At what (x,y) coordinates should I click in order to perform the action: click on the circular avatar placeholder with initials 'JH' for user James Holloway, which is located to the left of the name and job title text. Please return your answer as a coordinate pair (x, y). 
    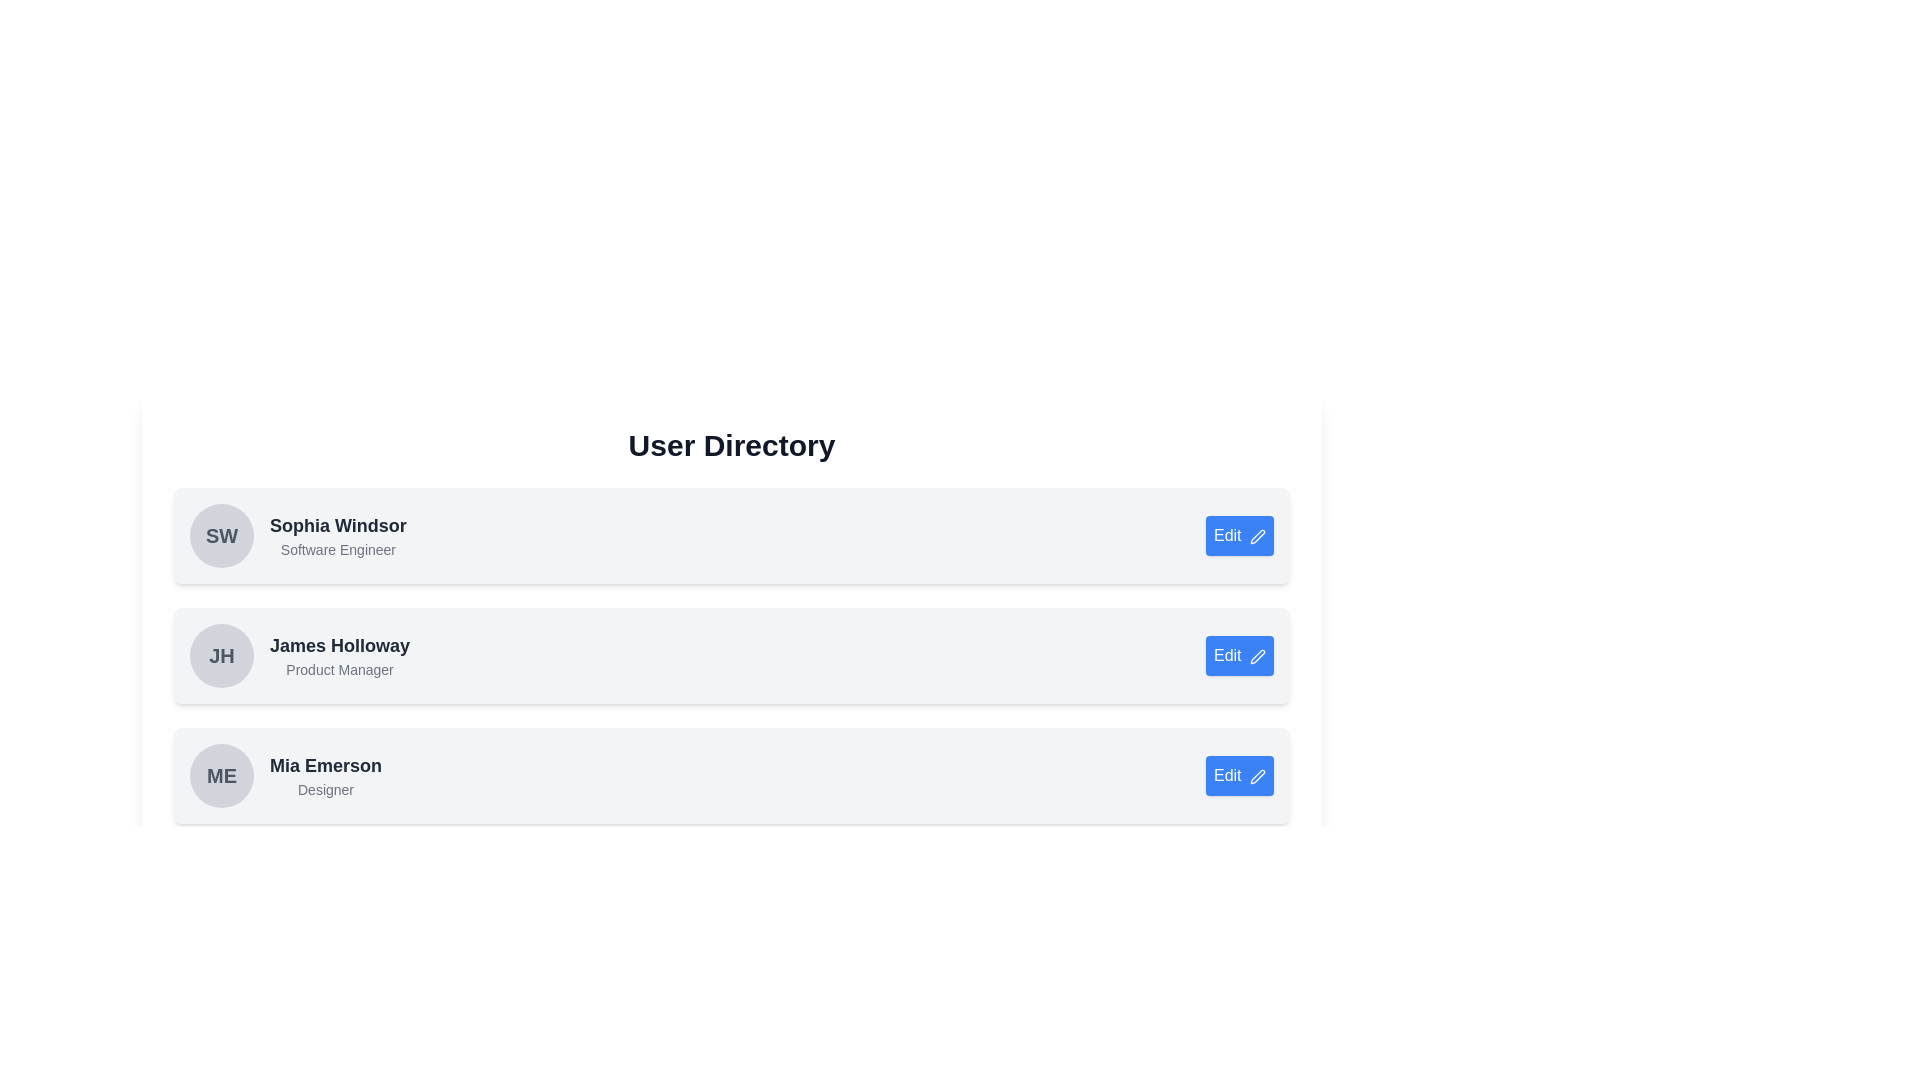
    Looking at the image, I should click on (221, 655).